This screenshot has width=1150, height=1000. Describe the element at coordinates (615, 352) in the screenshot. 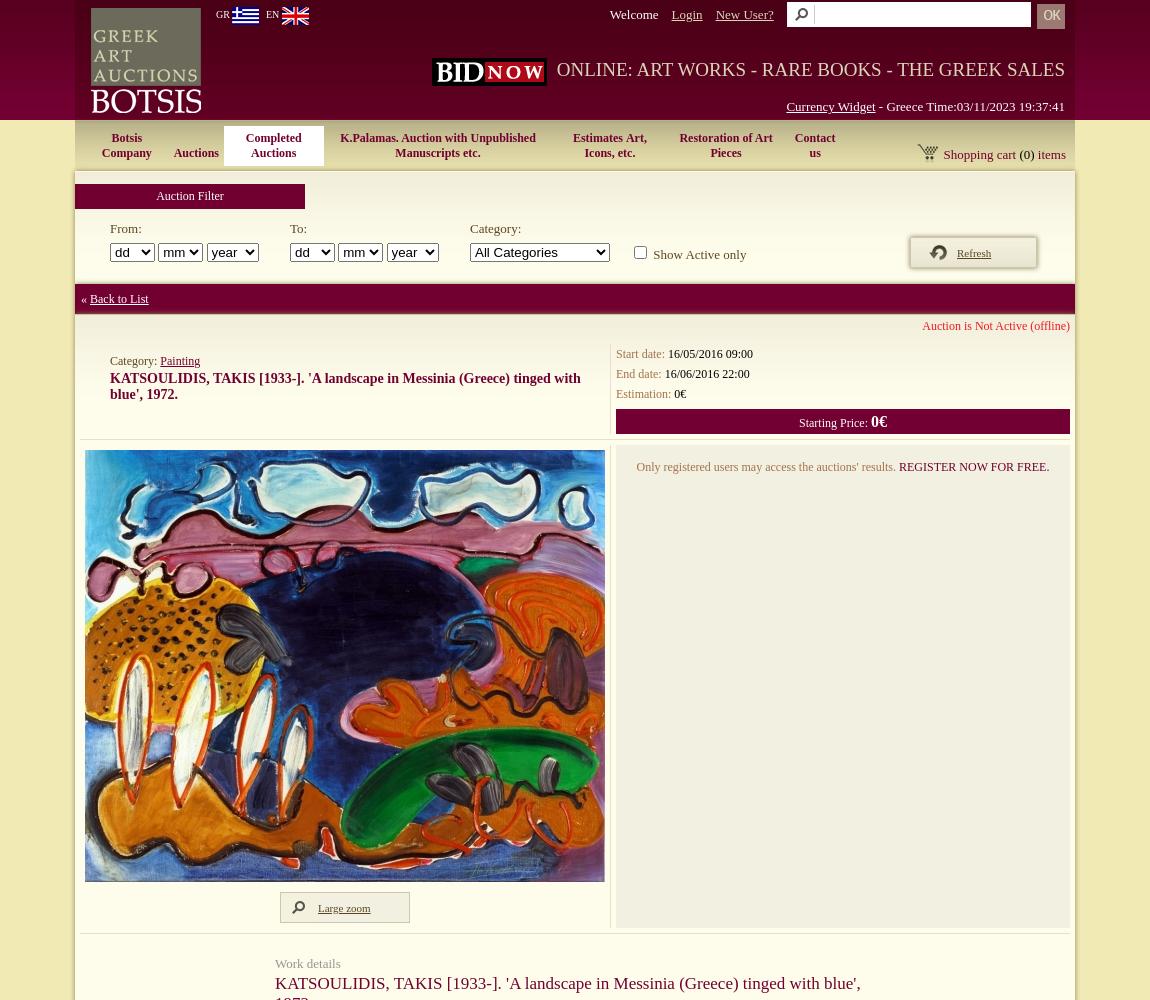

I see `'Start date:'` at that location.